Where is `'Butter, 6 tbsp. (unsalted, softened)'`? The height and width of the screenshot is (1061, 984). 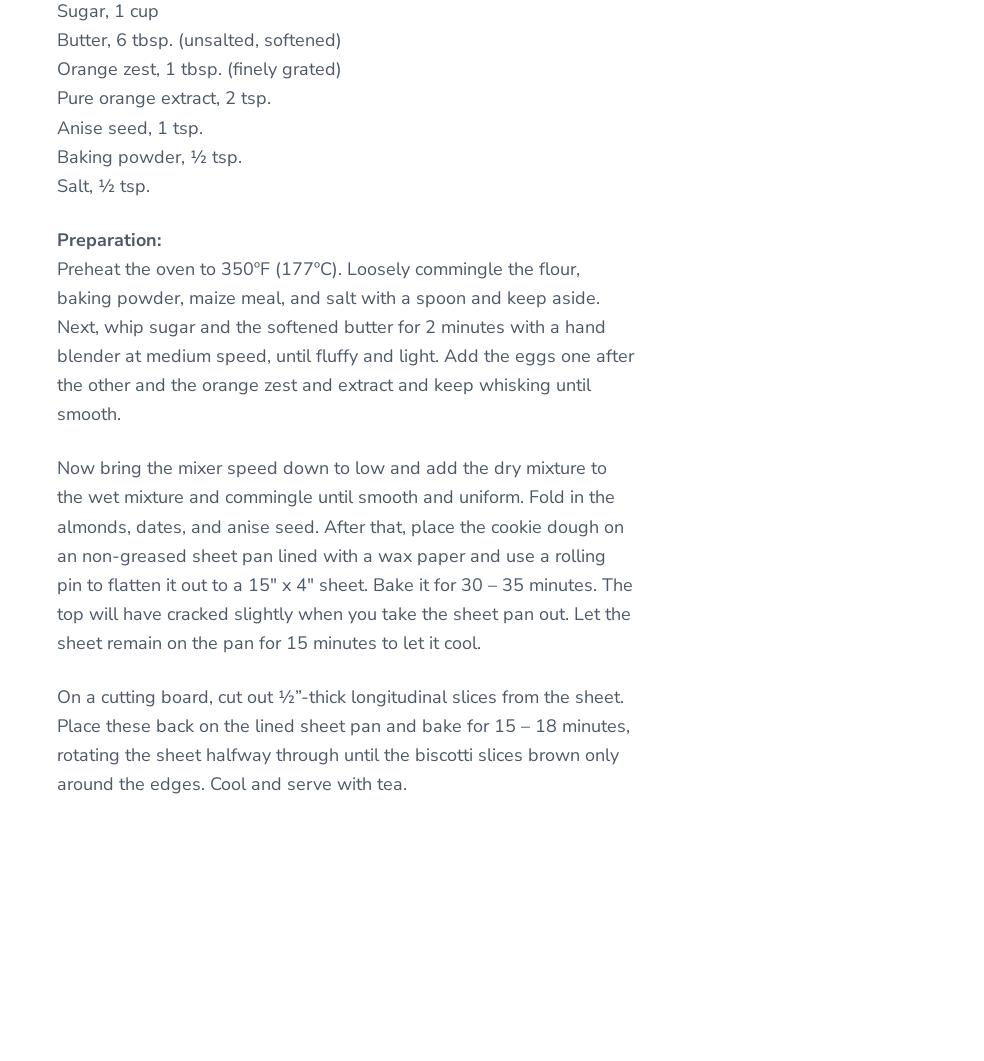
'Butter, 6 tbsp. (unsalted, softened)' is located at coordinates (199, 39).